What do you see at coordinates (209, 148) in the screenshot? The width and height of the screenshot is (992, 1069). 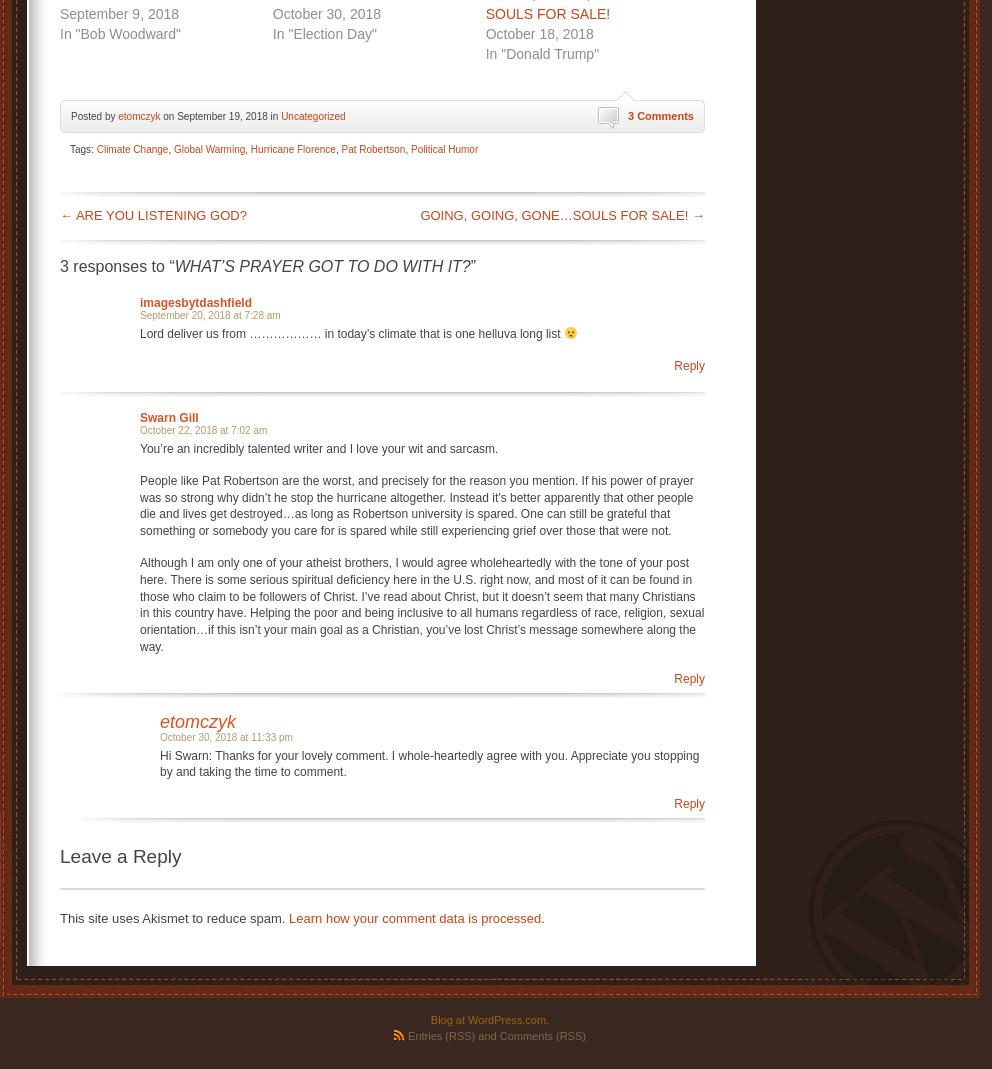 I see `'Global Warming'` at bounding box center [209, 148].